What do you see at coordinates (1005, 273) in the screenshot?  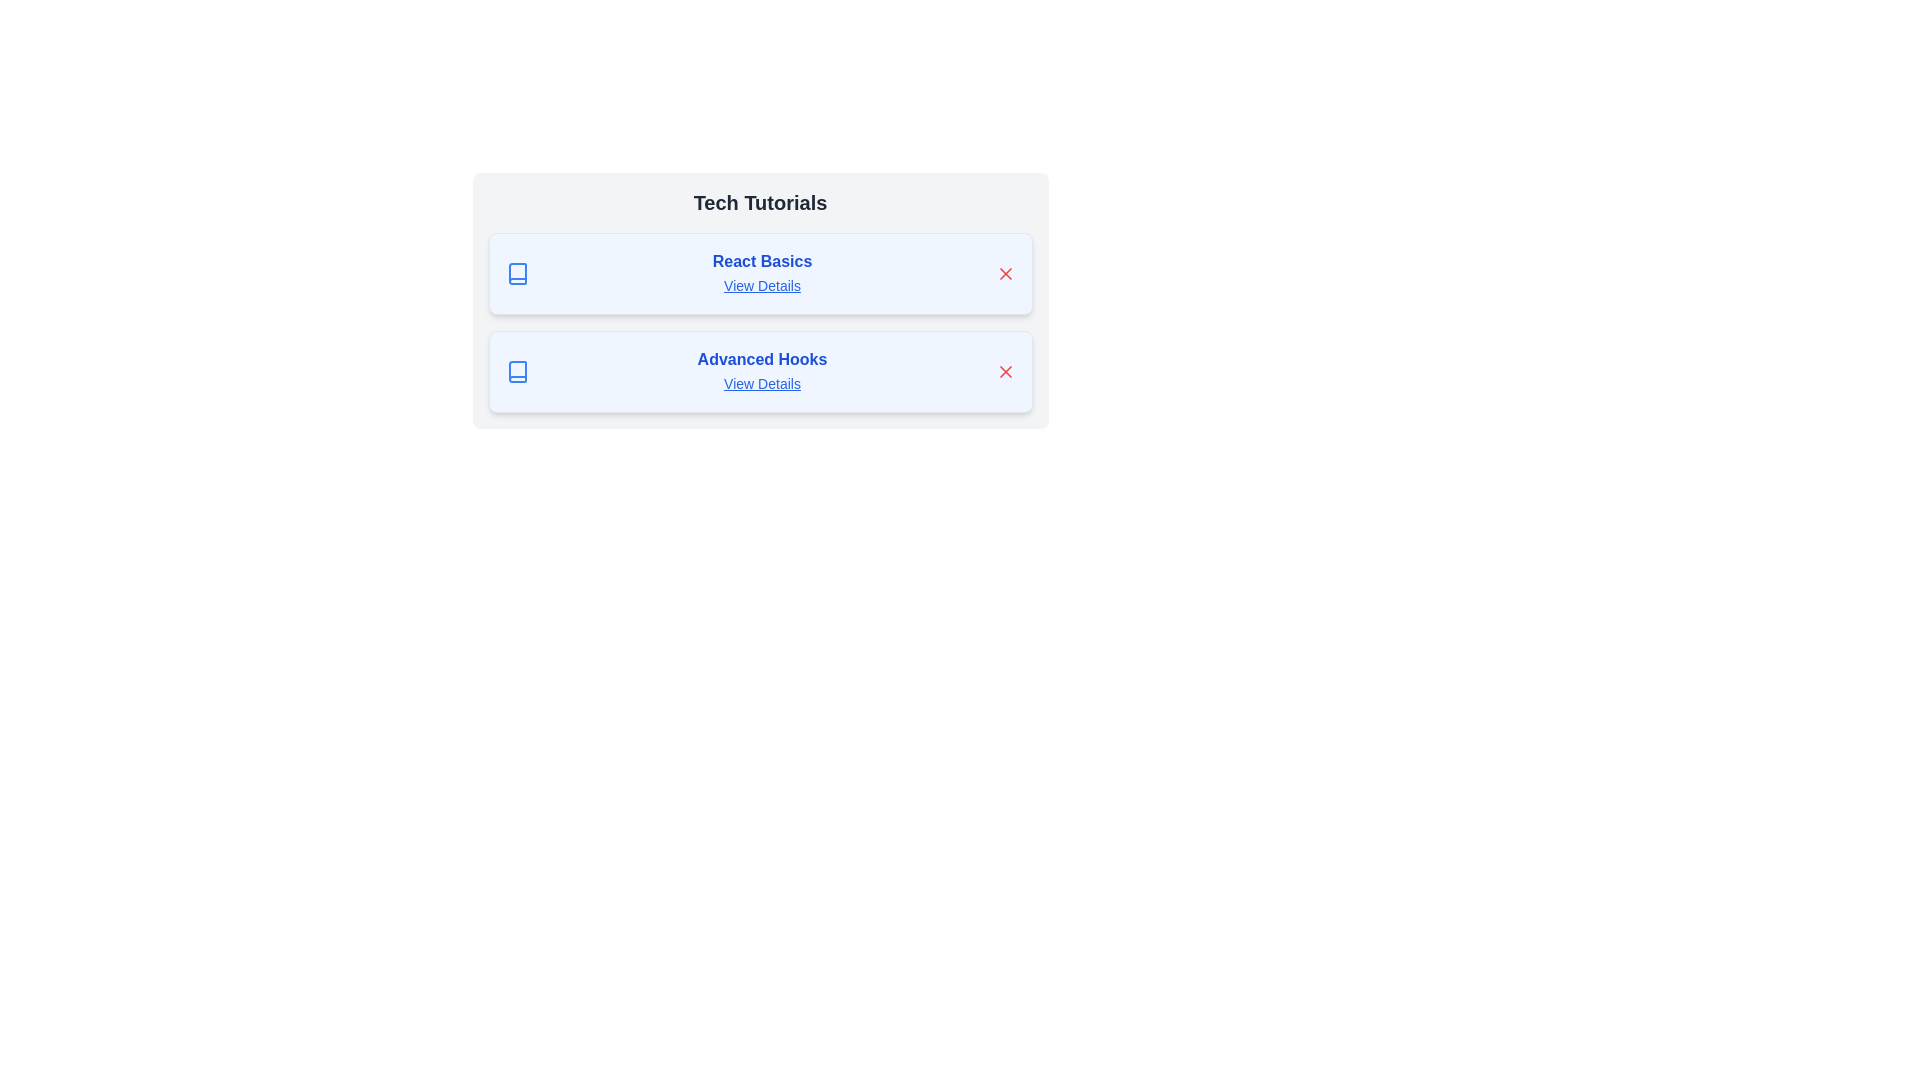 I see `the chip labeled React Basics by clicking its corresponding 'X' button` at bounding box center [1005, 273].